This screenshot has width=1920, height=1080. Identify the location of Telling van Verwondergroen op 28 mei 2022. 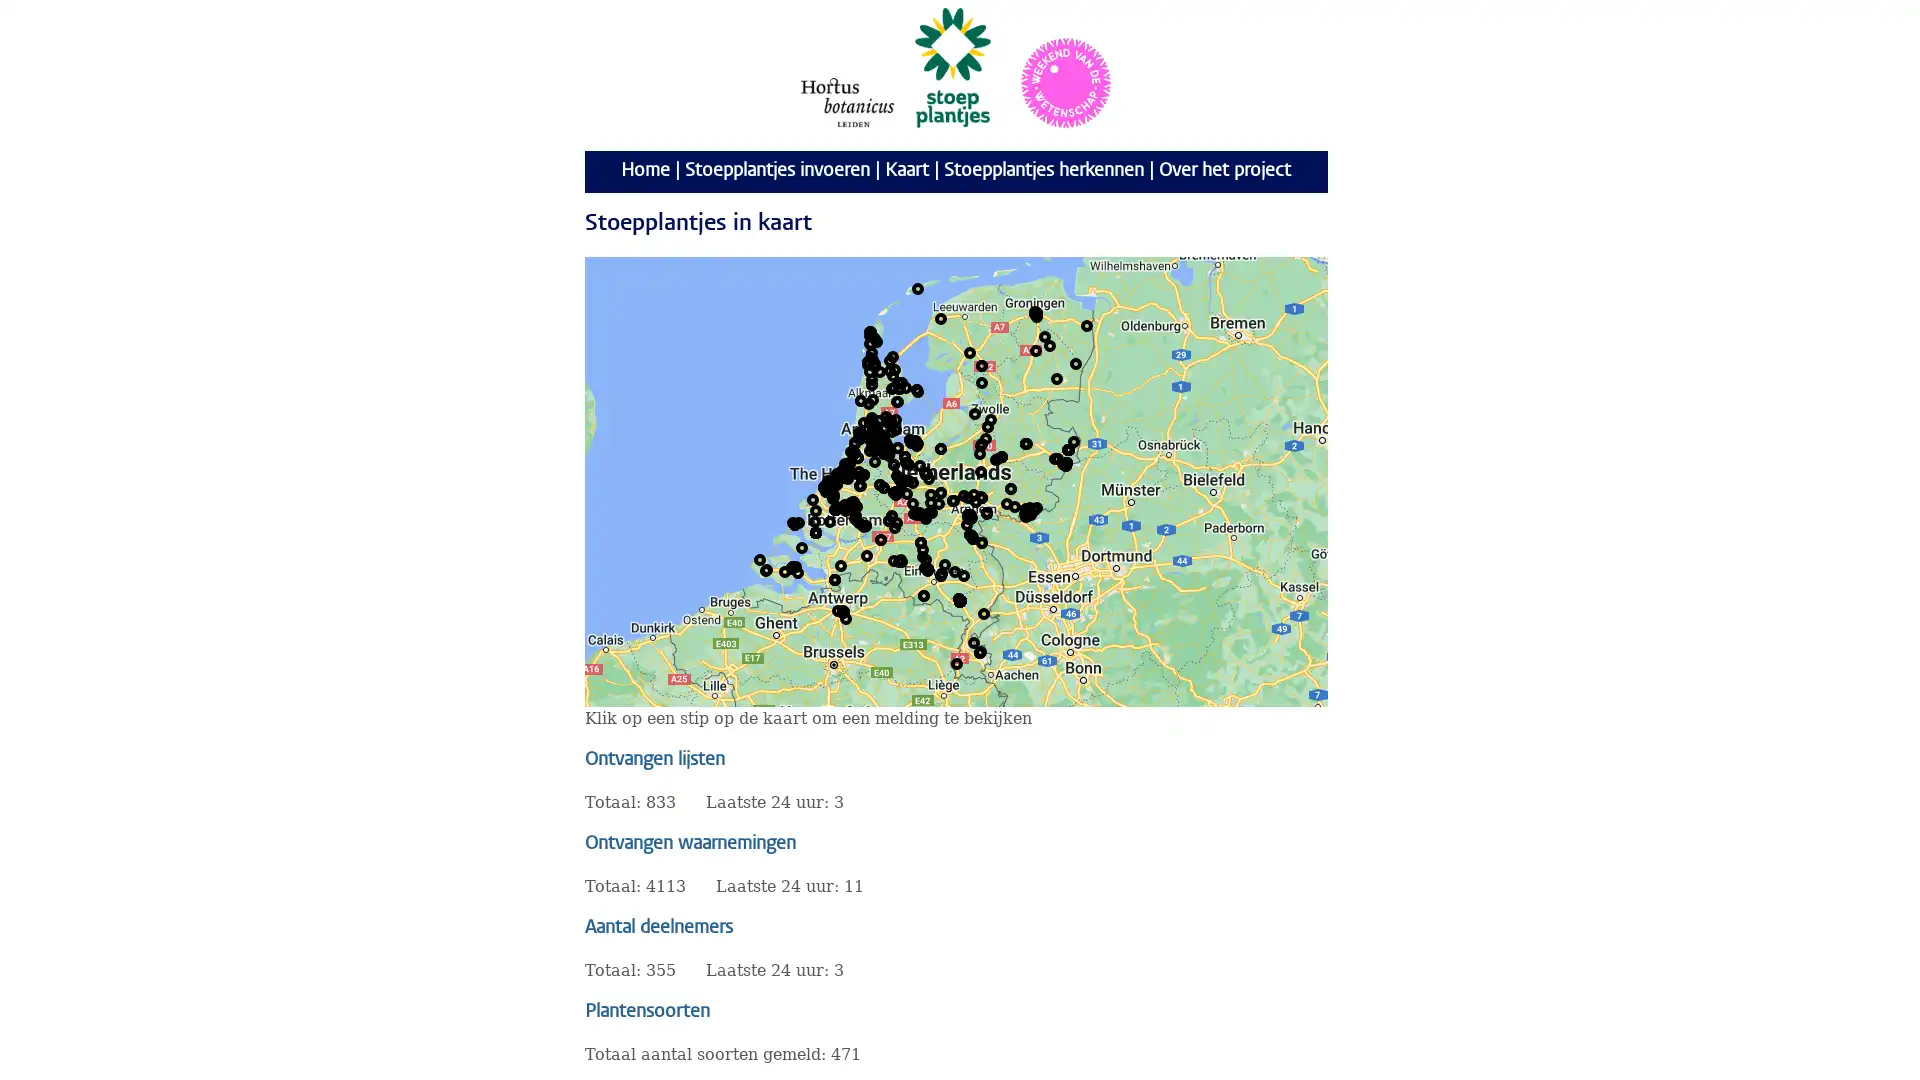
(964, 494).